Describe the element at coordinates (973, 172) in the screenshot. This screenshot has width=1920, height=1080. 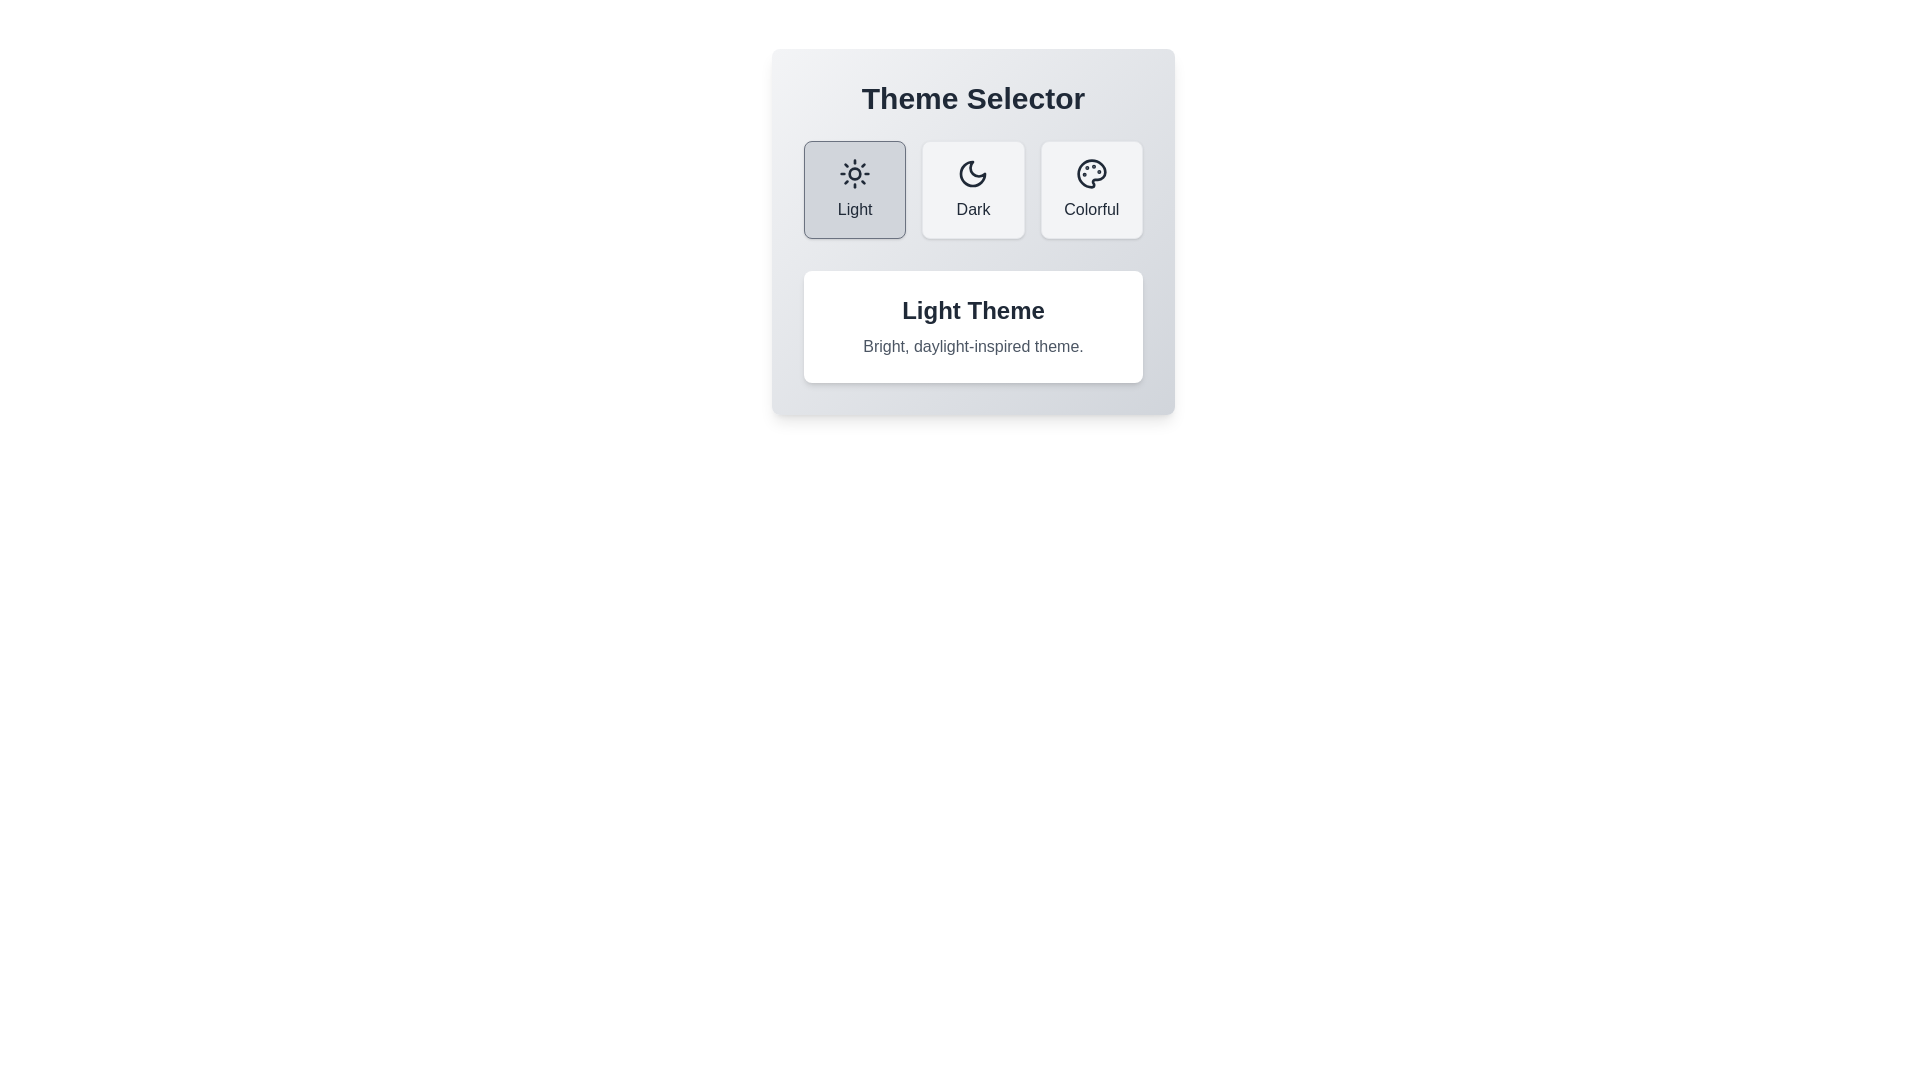
I see `the moon-shaped icon inside the 'Dark' button` at that location.